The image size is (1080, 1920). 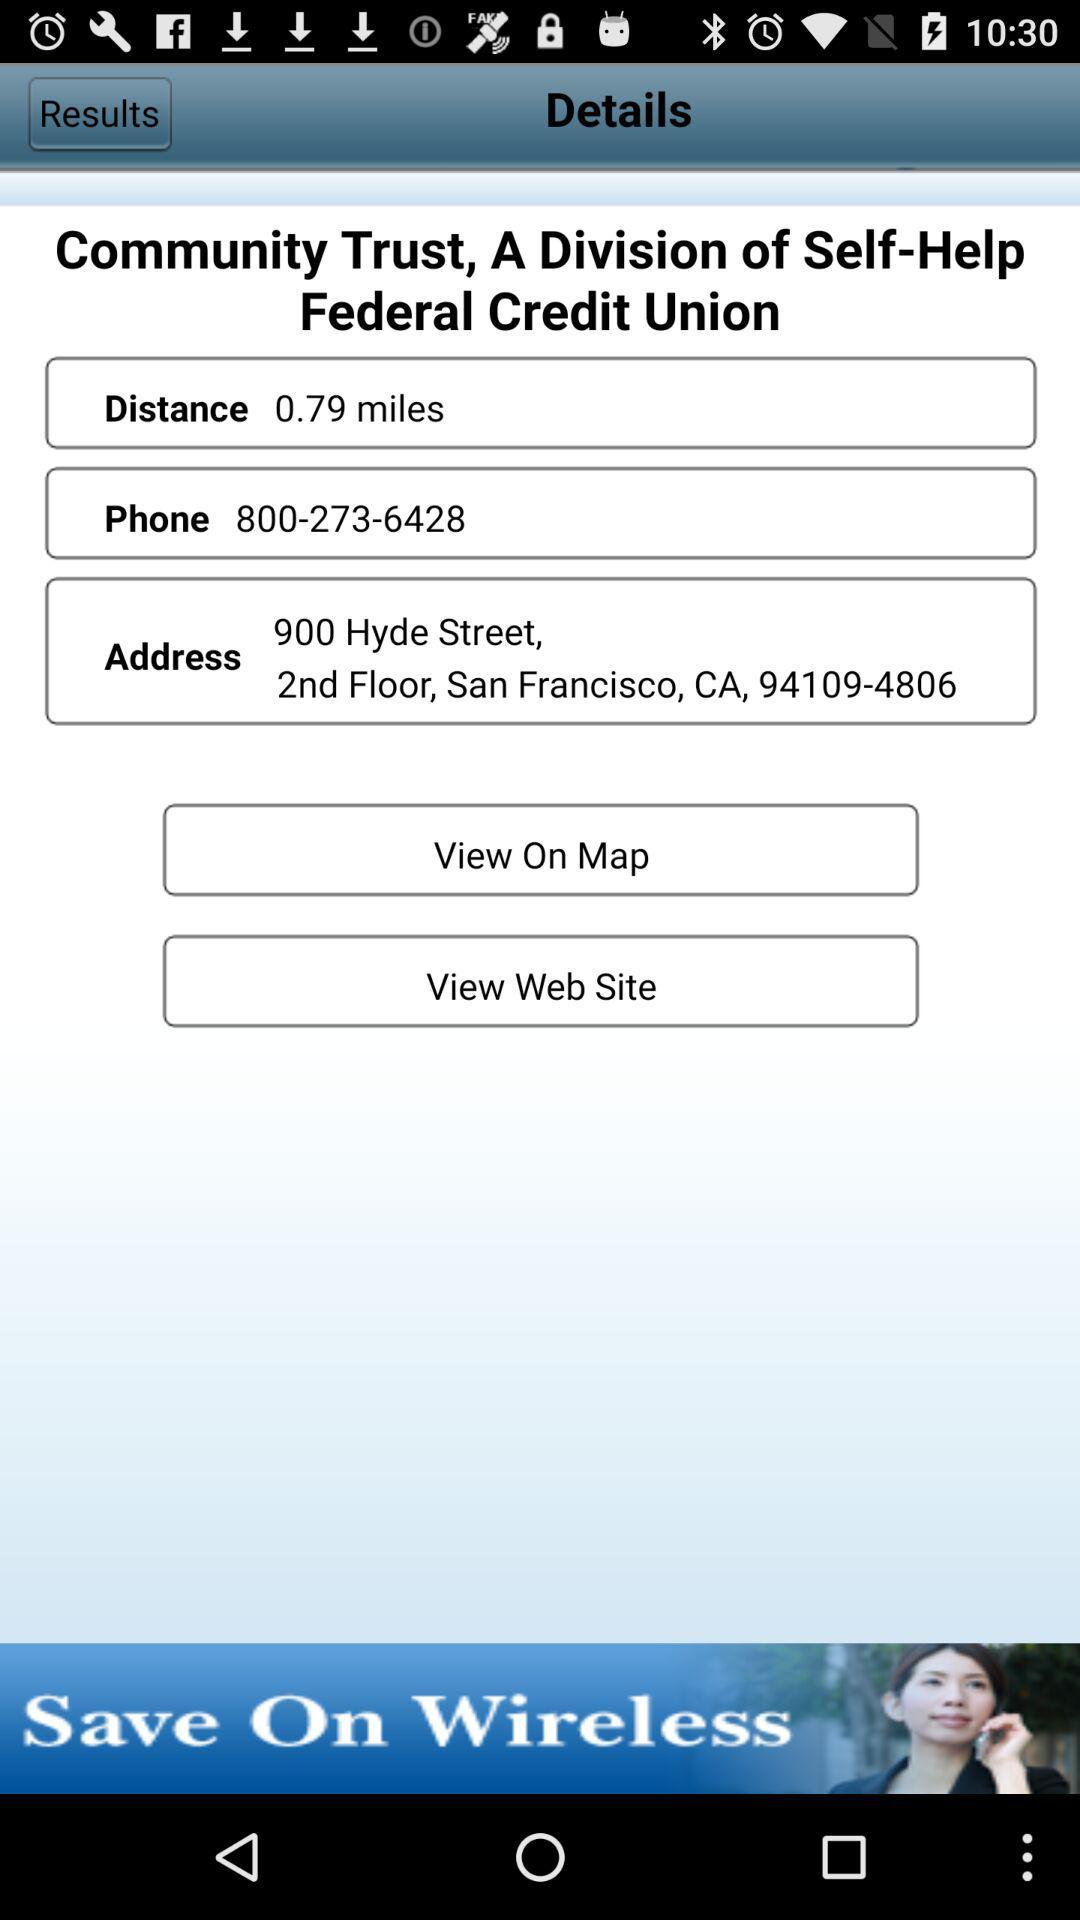 What do you see at coordinates (350, 517) in the screenshot?
I see `the app below the distance item` at bounding box center [350, 517].